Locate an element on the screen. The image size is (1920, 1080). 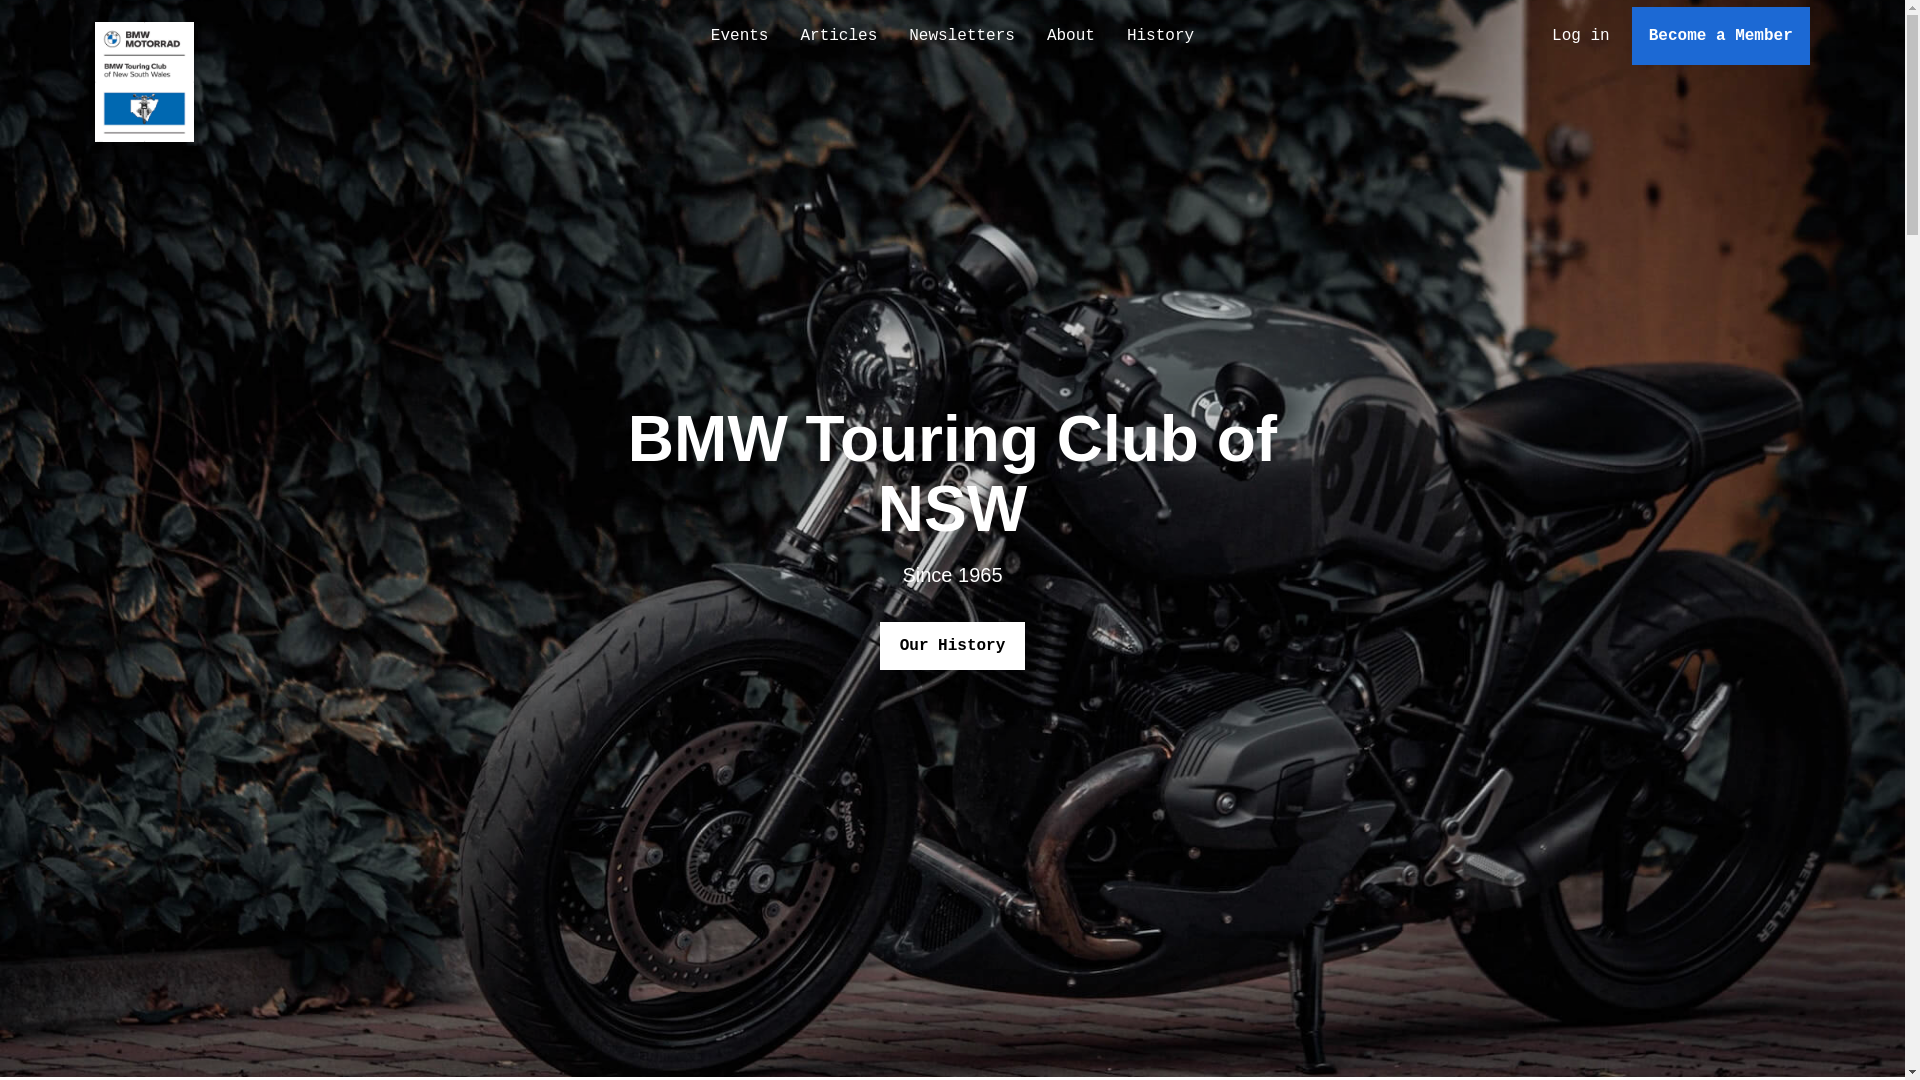
'Become a Member' is located at coordinates (1720, 35).